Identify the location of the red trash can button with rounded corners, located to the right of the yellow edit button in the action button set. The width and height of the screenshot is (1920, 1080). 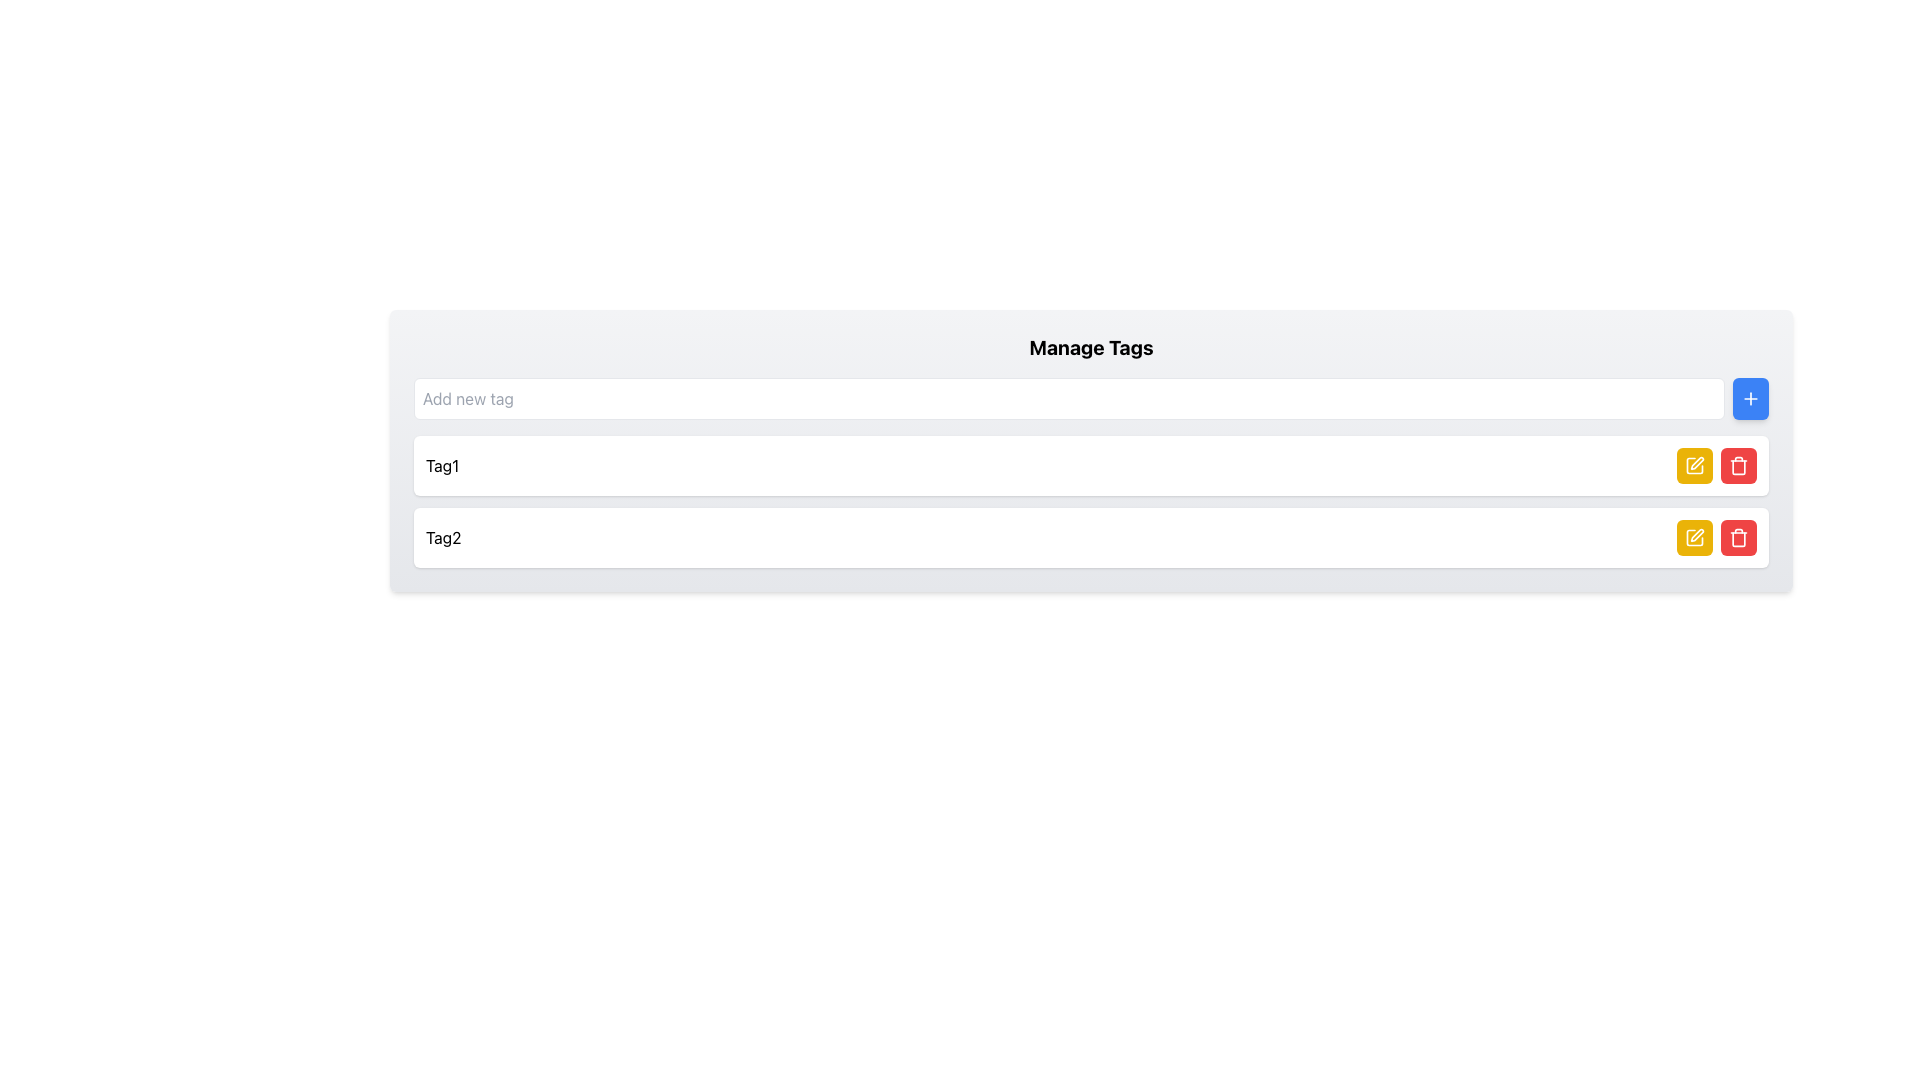
(1737, 466).